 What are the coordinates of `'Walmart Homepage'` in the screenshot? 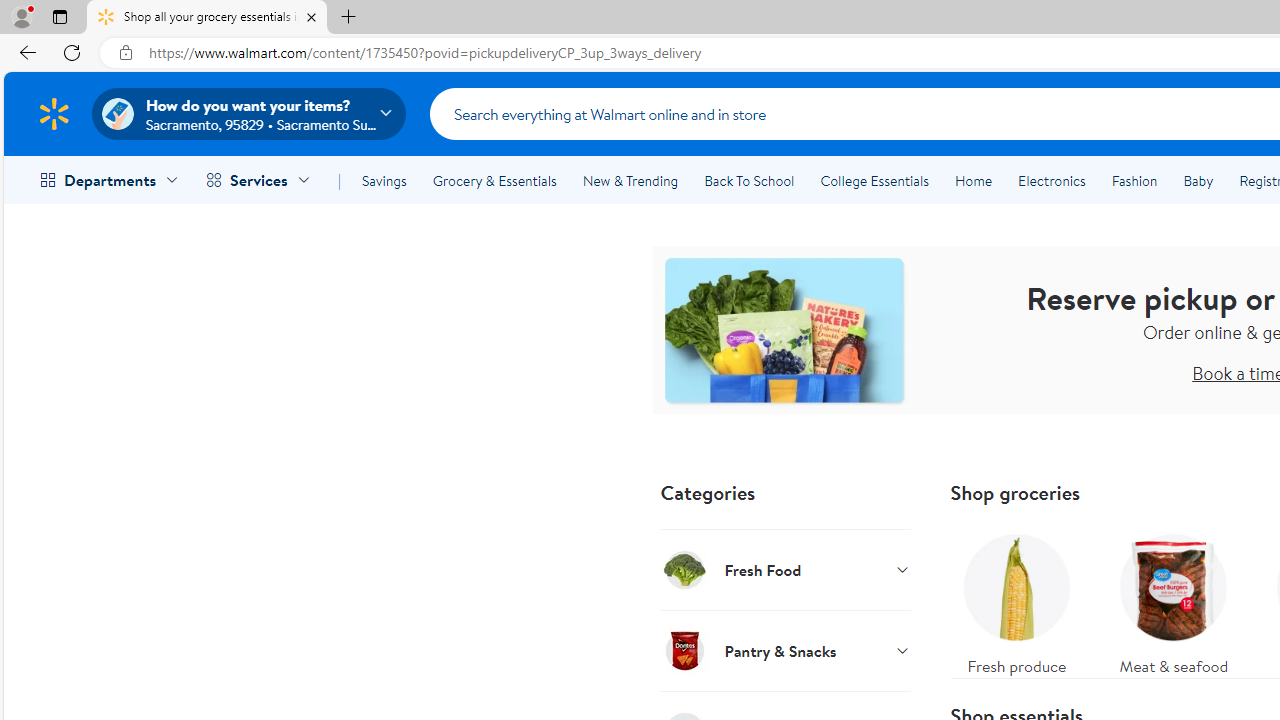 It's located at (53, 113).